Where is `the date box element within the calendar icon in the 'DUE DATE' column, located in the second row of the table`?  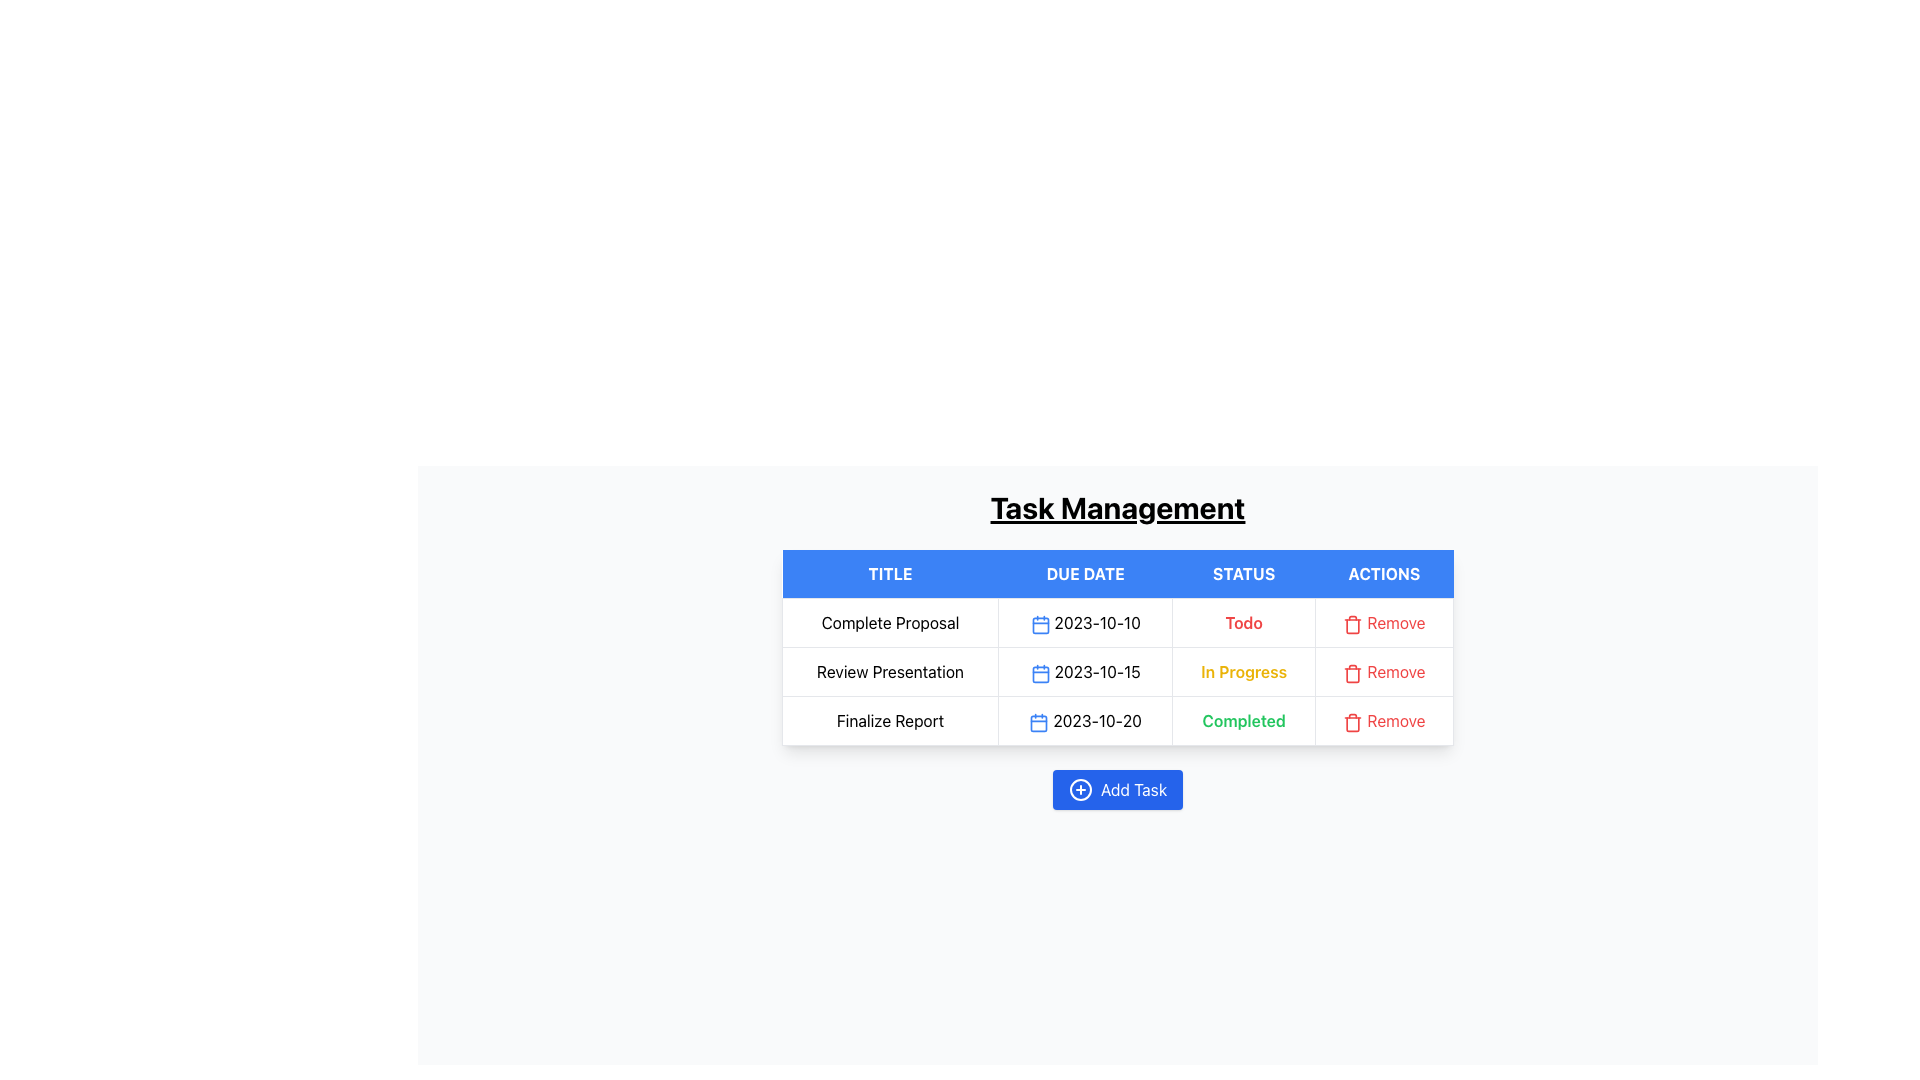
the date box element within the calendar icon in the 'DUE DATE' column, located in the second row of the table is located at coordinates (1040, 674).